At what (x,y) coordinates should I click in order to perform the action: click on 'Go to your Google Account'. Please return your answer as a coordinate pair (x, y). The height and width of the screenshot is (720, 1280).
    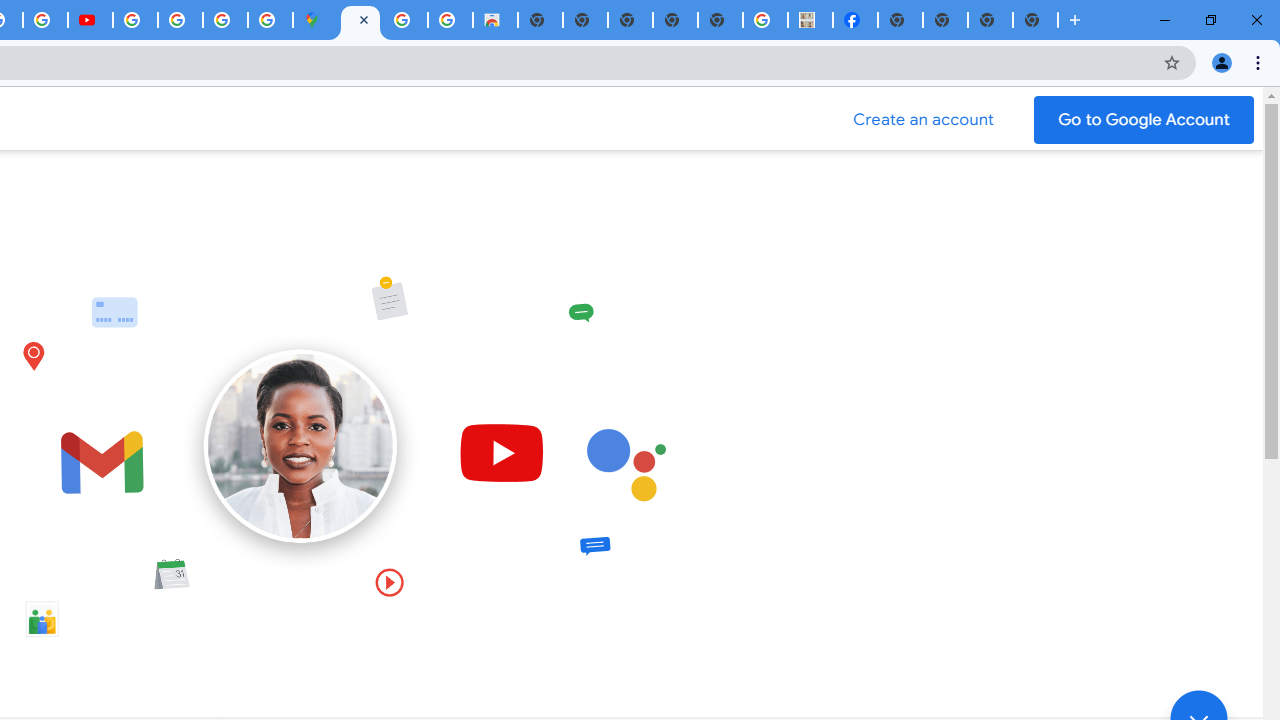
    Looking at the image, I should click on (1144, 119).